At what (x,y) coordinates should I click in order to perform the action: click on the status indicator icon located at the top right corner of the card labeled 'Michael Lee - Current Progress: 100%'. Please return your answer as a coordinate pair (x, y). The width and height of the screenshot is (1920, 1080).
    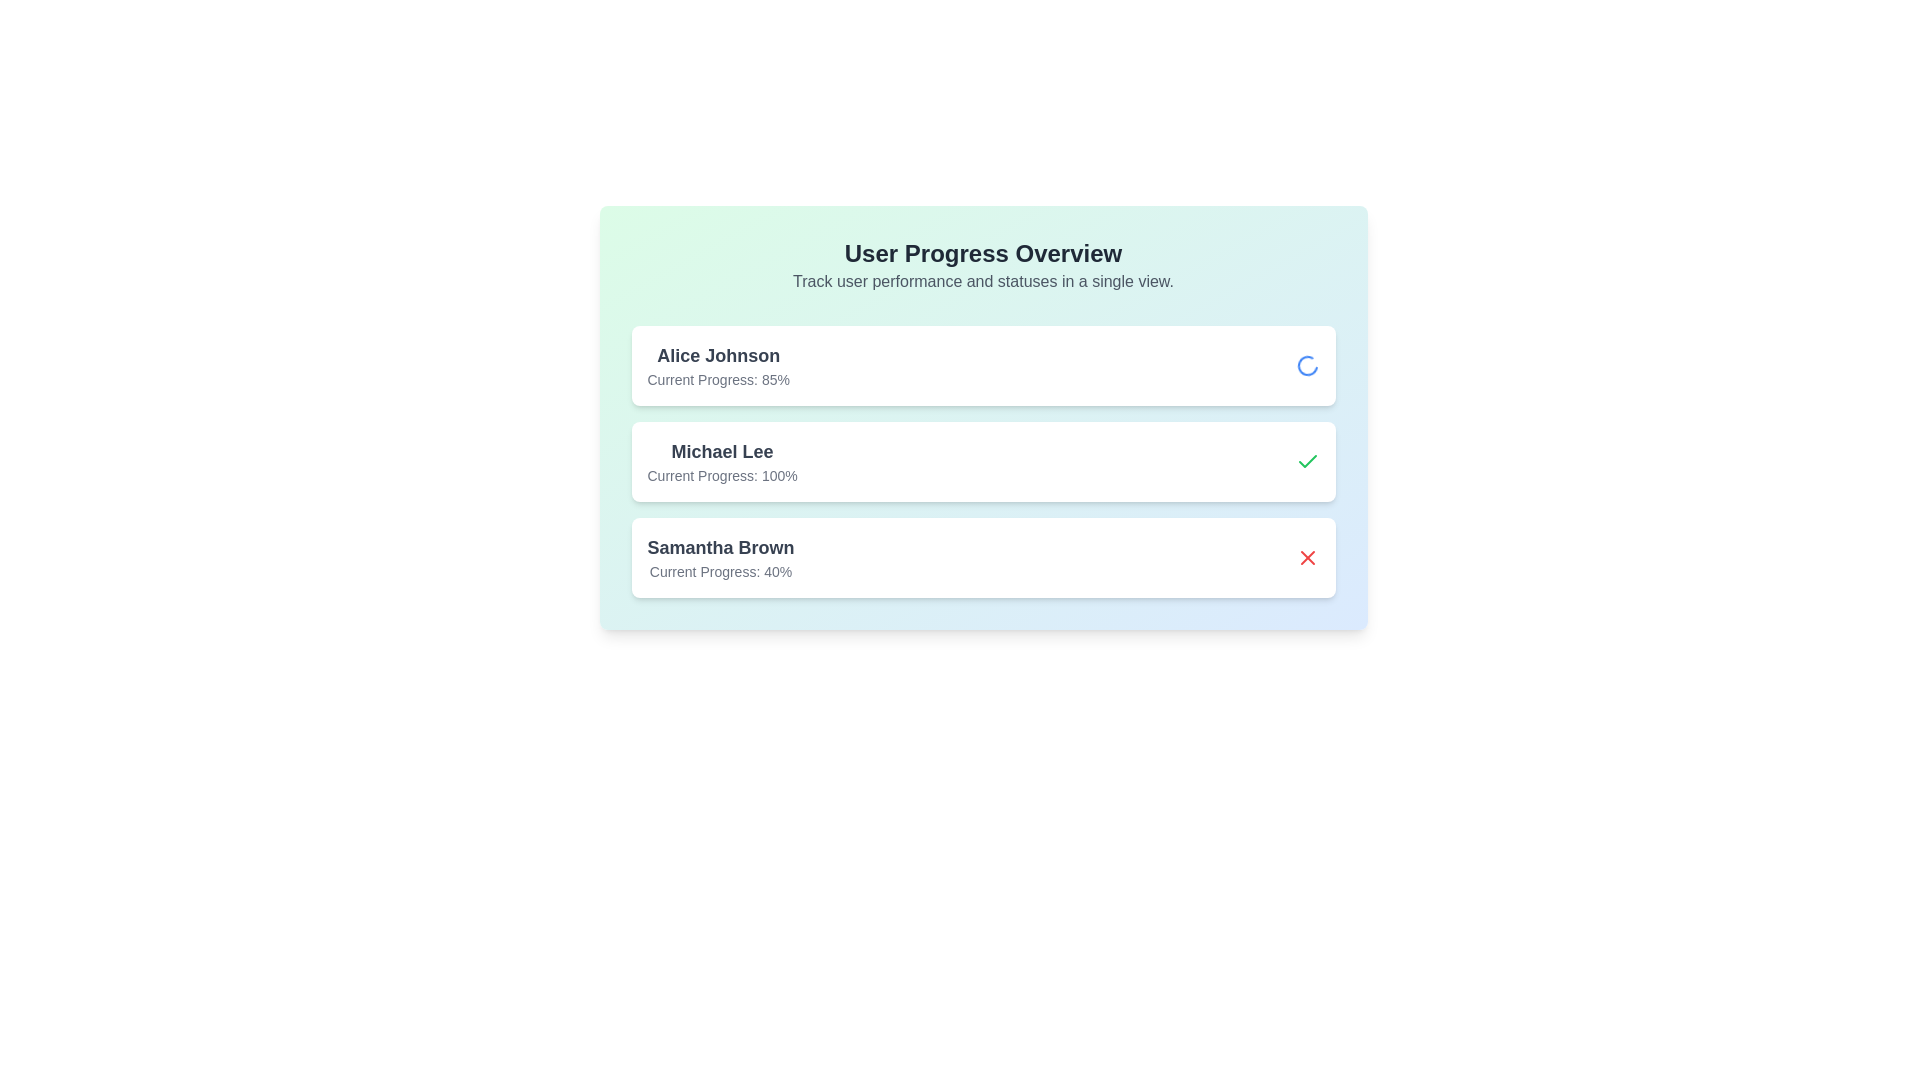
    Looking at the image, I should click on (1307, 462).